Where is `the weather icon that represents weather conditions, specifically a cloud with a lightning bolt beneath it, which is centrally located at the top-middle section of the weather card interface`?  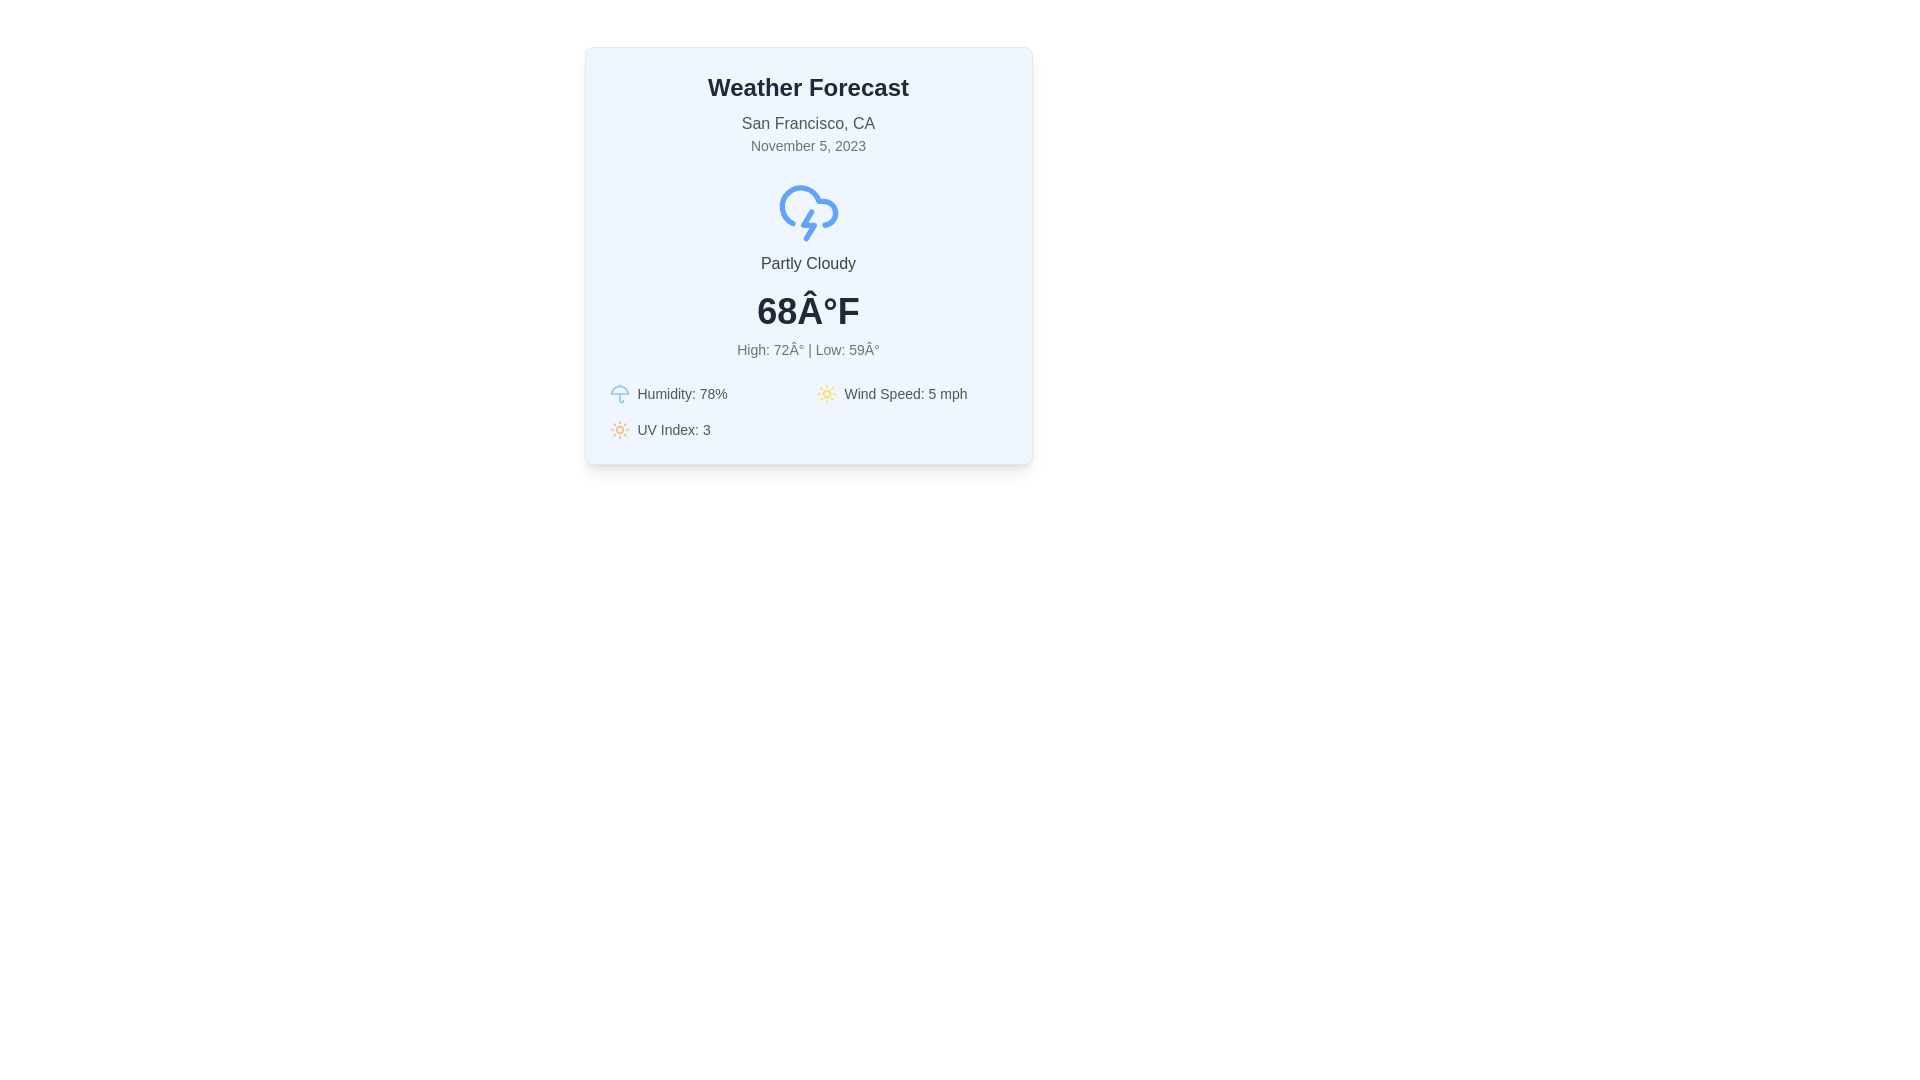
the weather icon that represents weather conditions, specifically a cloud with a lightning bolt beneath it, which is centrally located at the top-middle section of the weather card interface is located at coordinates (808, 212).